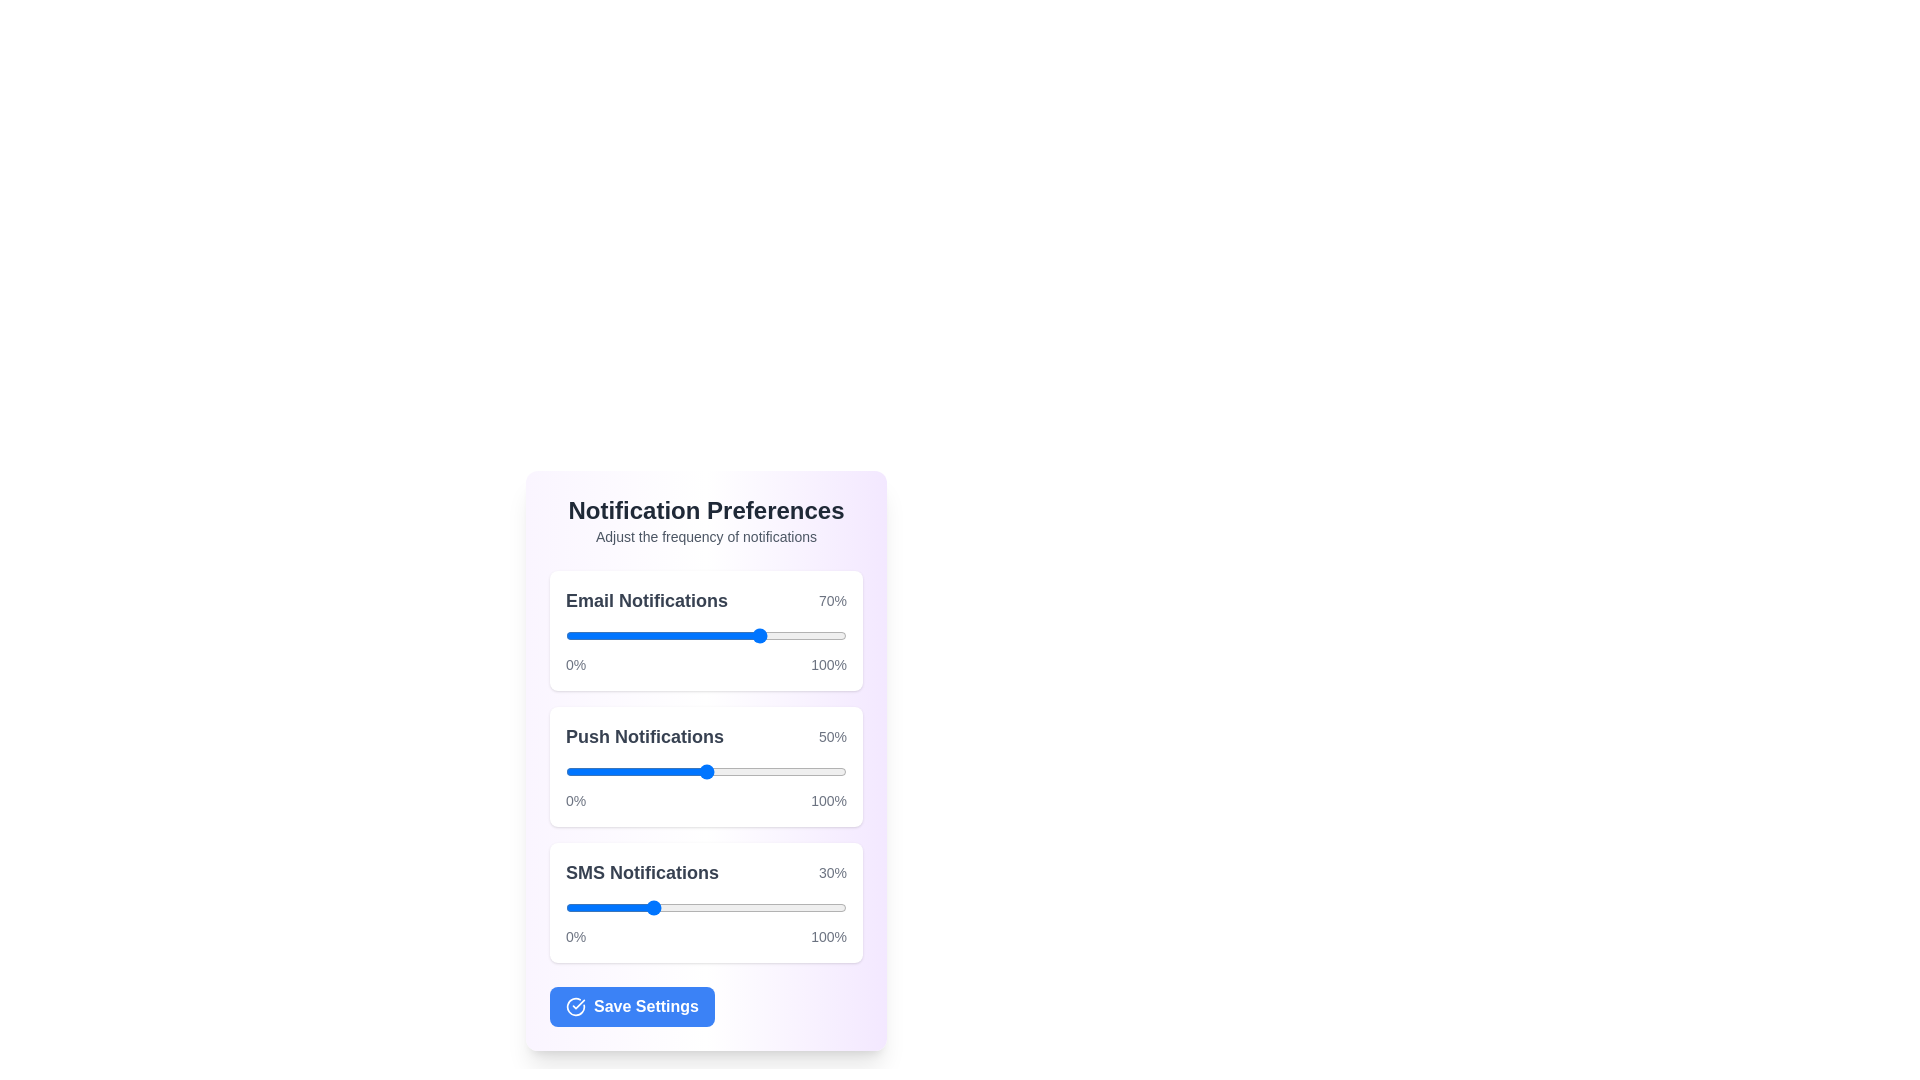  What do you see at coordinates (644, 636) in the screenshot?
I see `the Email Notification slider` at bounding box center [644, 636].